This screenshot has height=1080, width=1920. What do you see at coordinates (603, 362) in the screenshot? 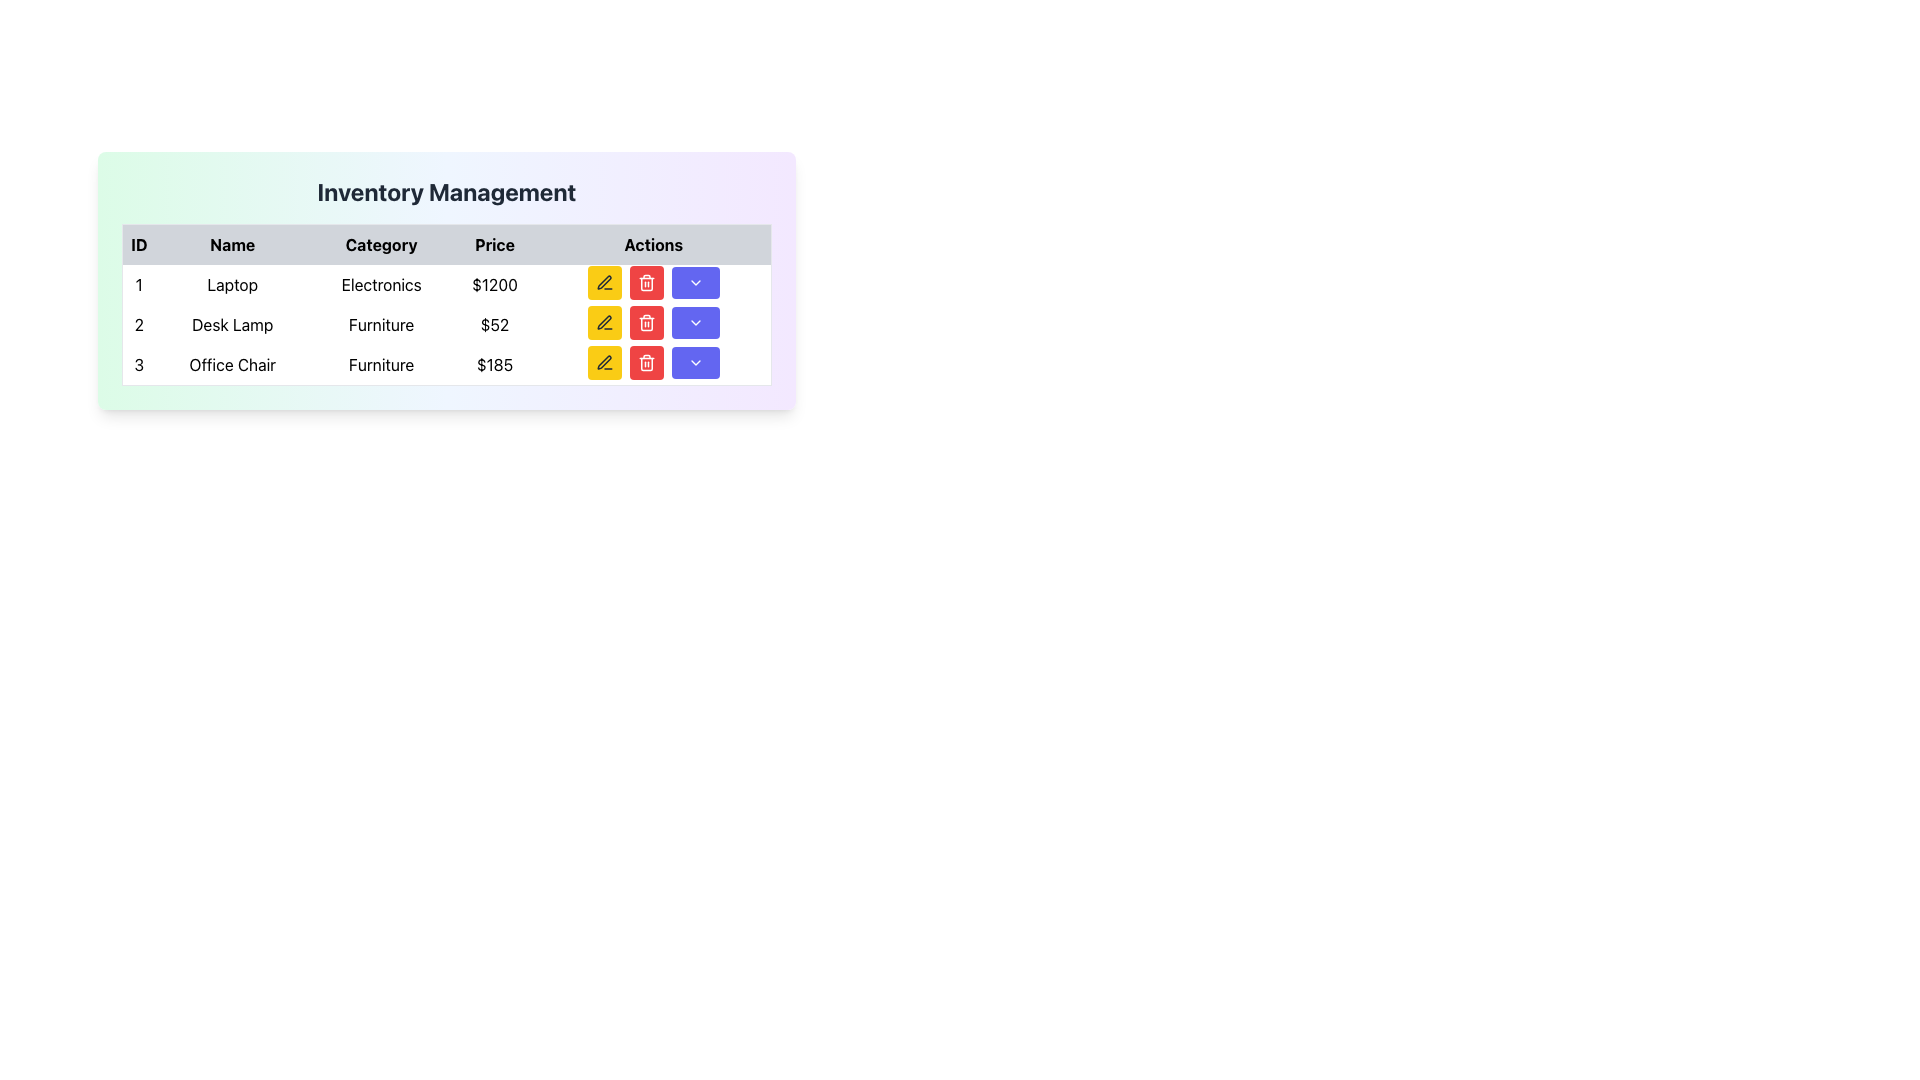
I see `the edit icon represented by a pen graphic inside a yellow square button under the 'Actions' column for 'Office Chair'` at bounding box center [603, 362].